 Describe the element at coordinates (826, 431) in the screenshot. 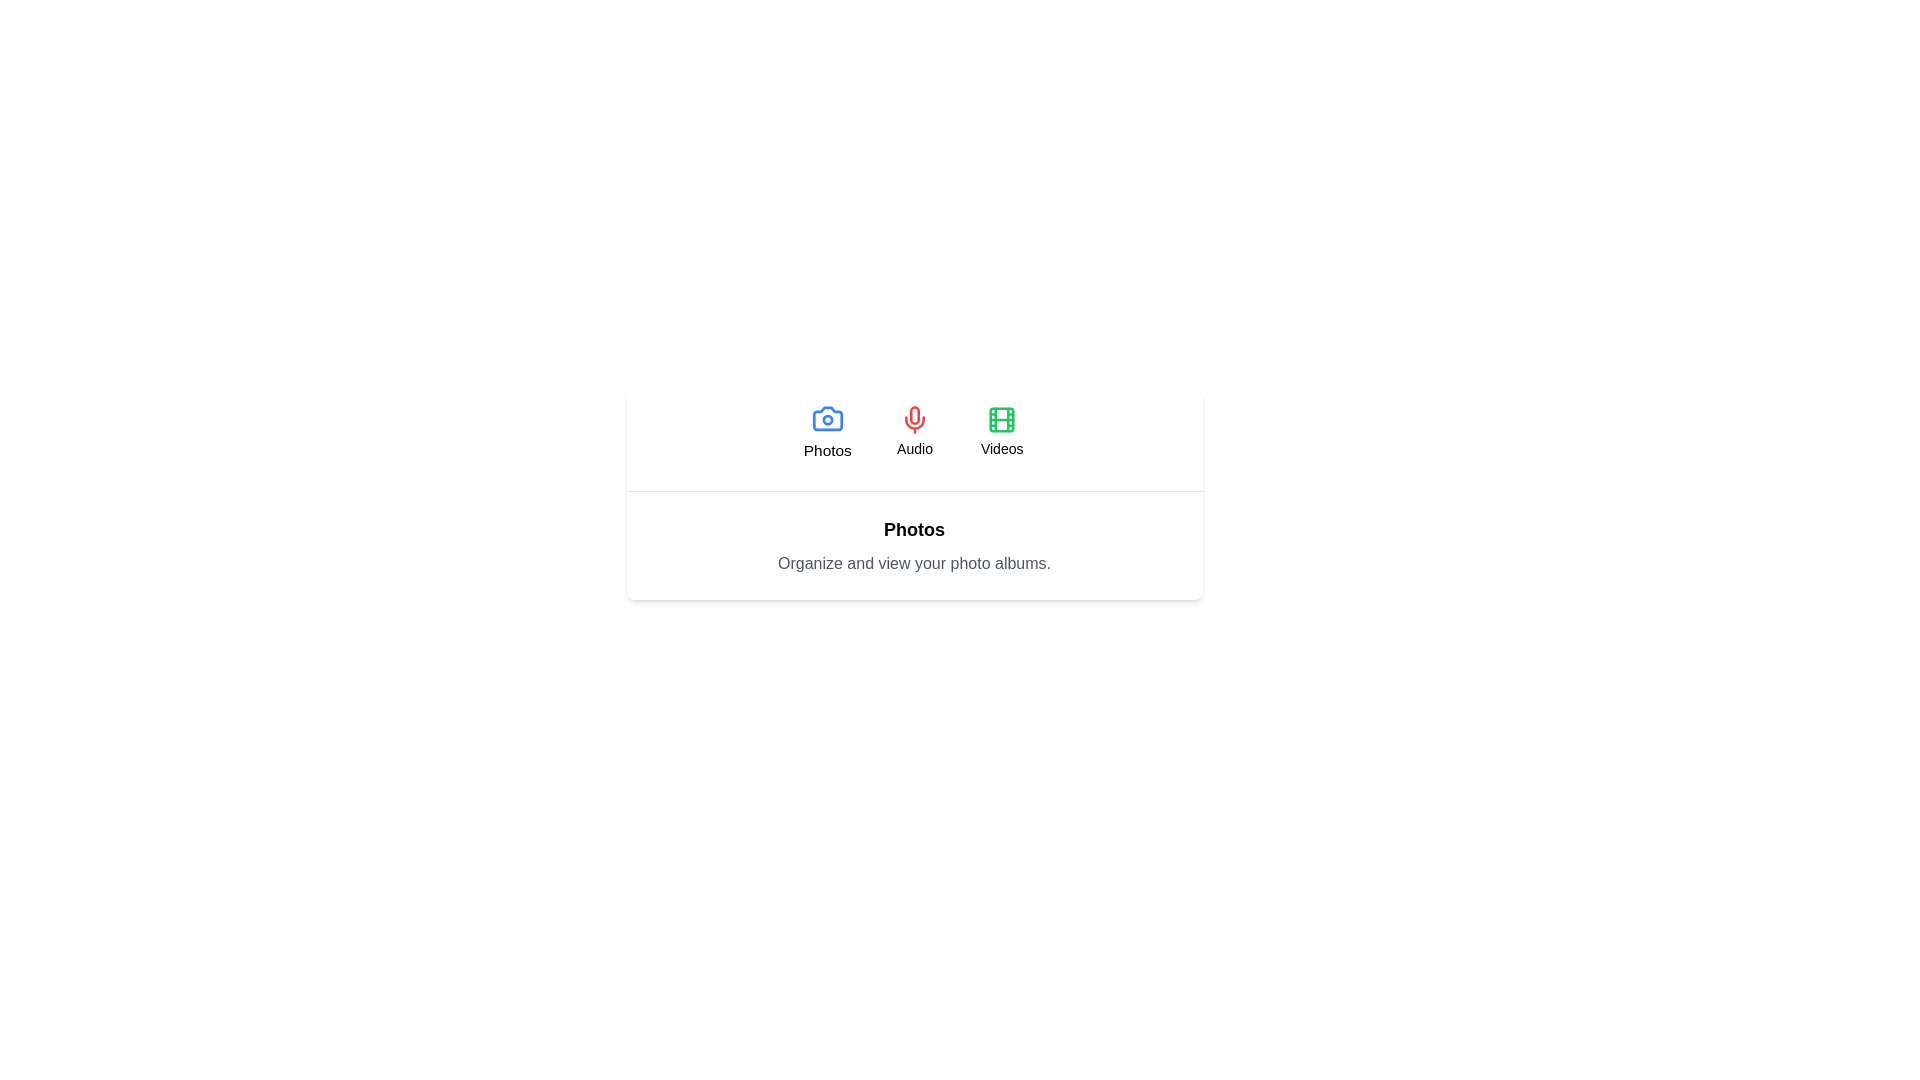

I see `the Photos tab button to activate it` at that location.